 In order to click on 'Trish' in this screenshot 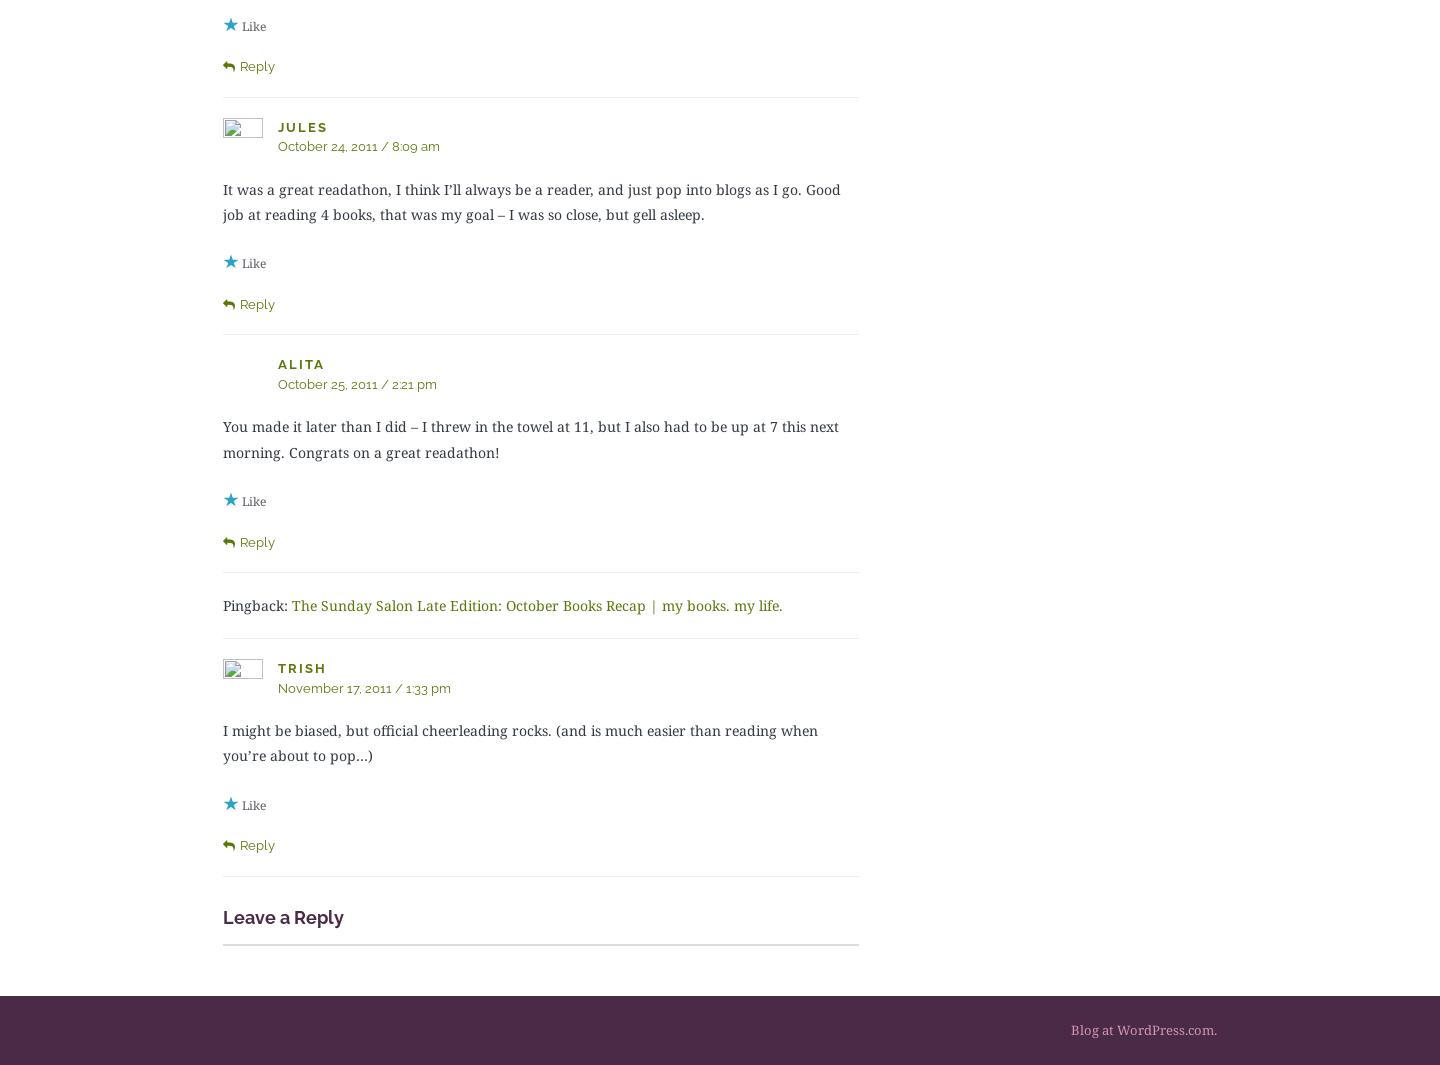, I will do `click(302, 668)`.